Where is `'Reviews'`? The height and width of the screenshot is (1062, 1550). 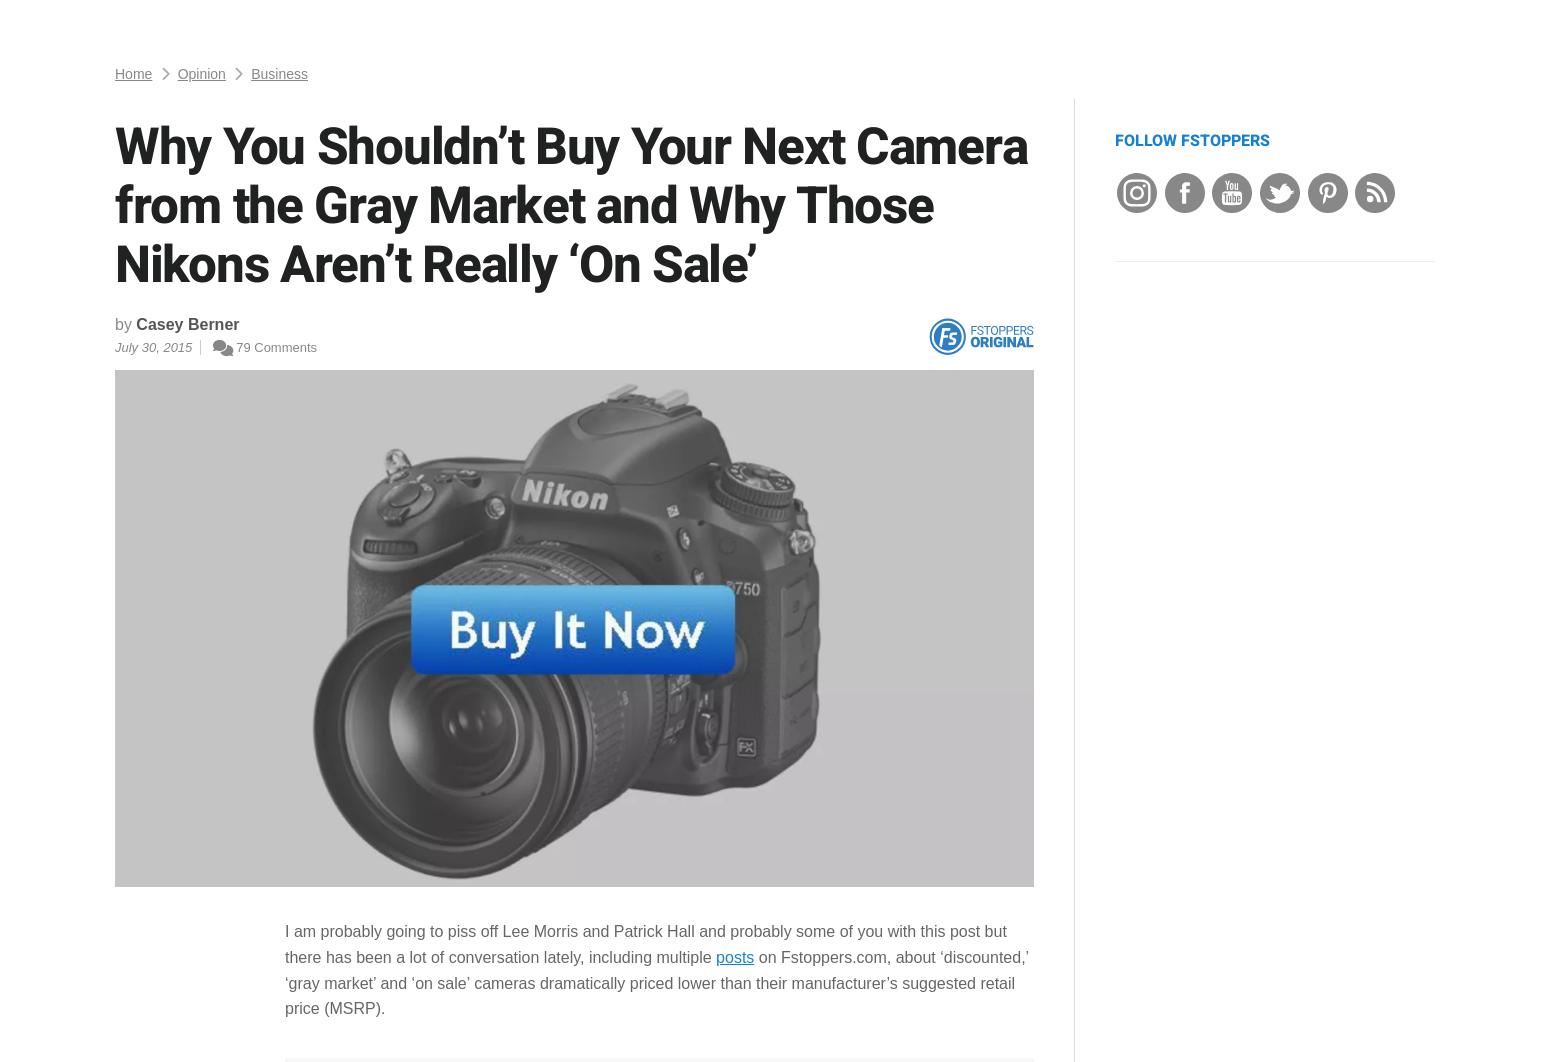 'Reviews' is located at coordinates (250, 24).